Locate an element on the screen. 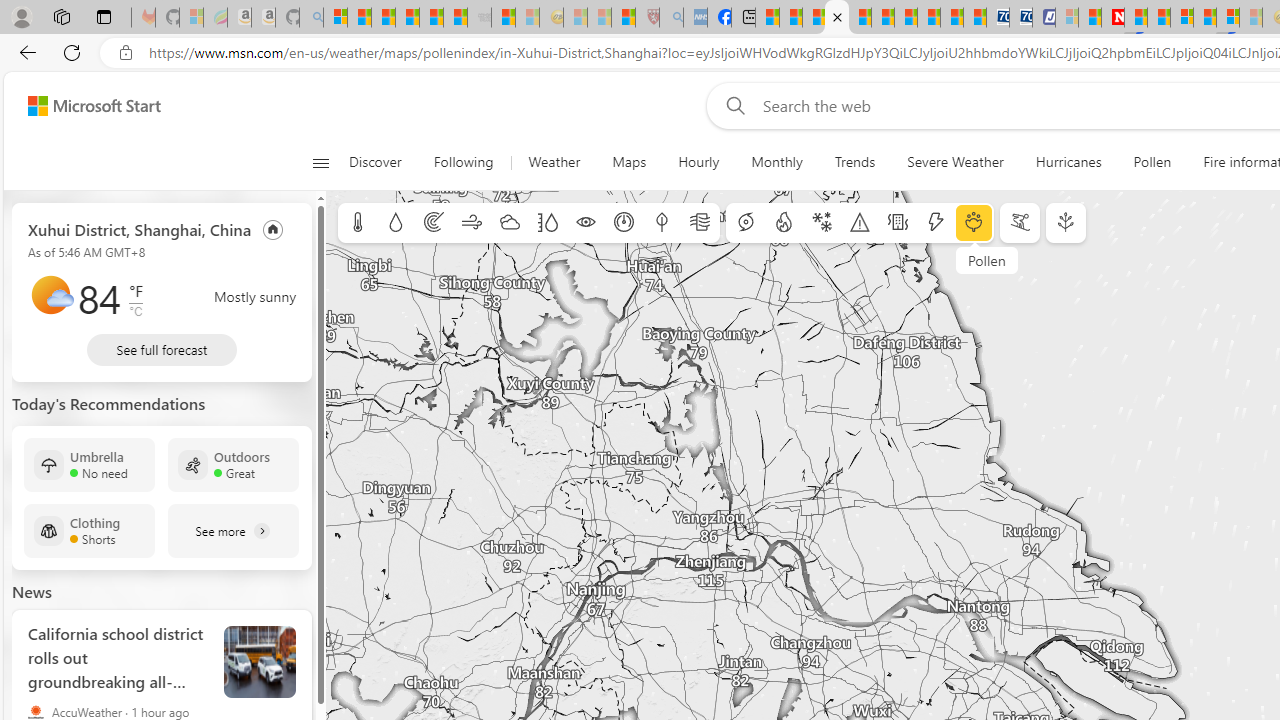  'Hurricane' is located at coordinates (745, 223).